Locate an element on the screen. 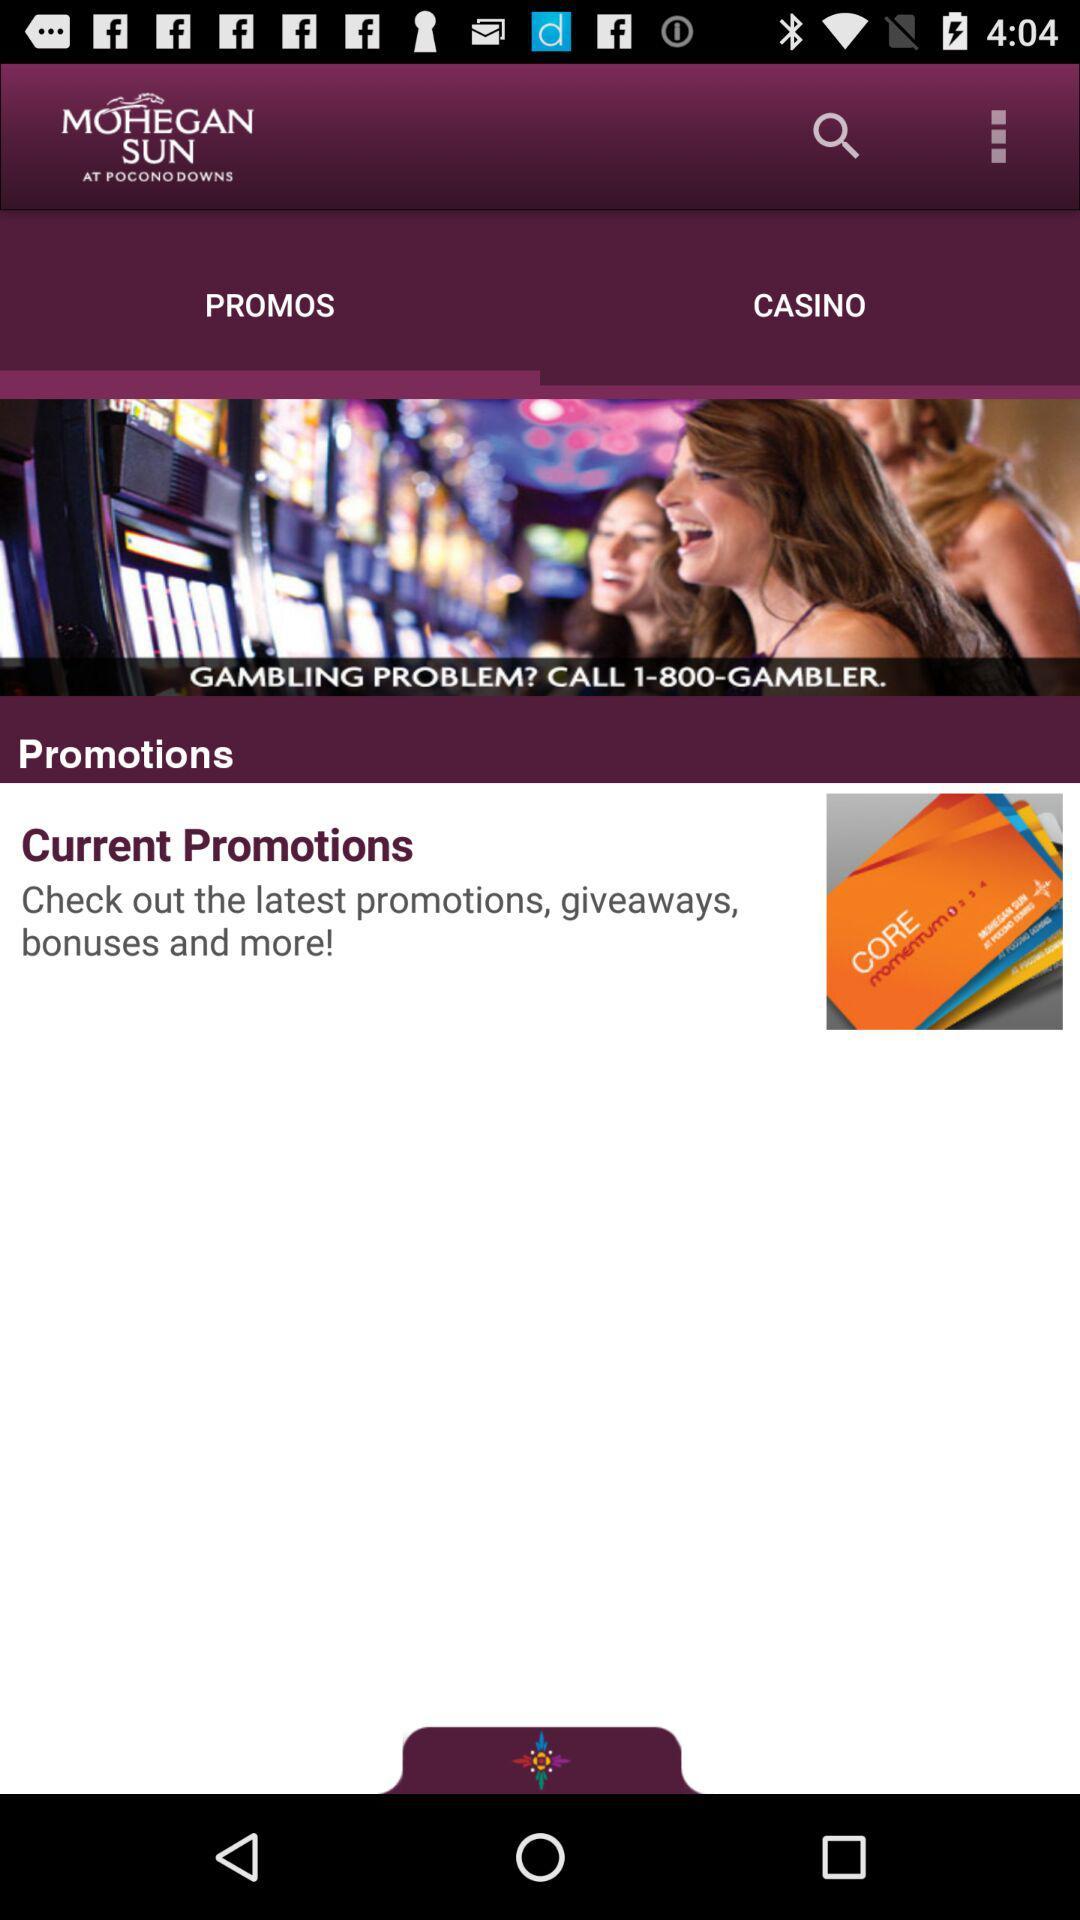  open menu is located at coordinates (999, 135).